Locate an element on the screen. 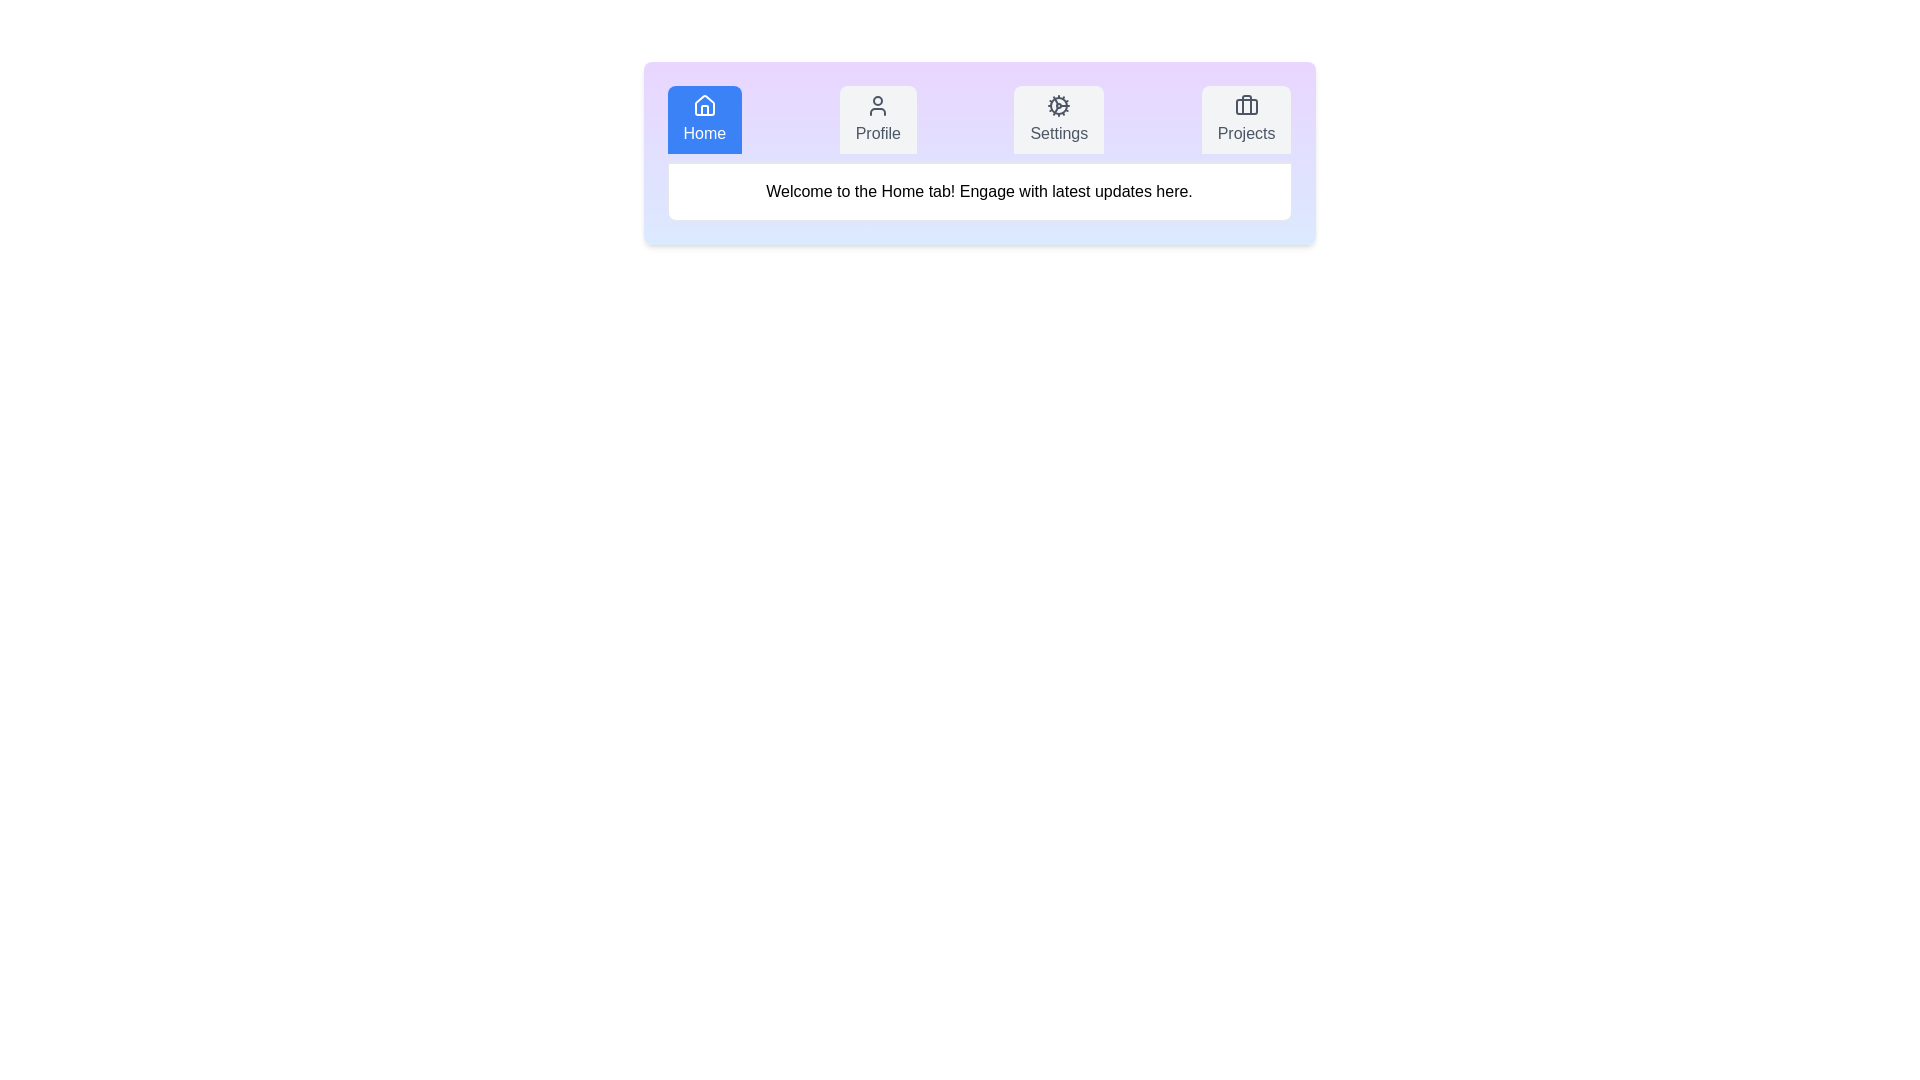  the user icon representing a person with gray outlines, located above the label 'Profile' in the navigation bar is located at coordinates (878, 105).